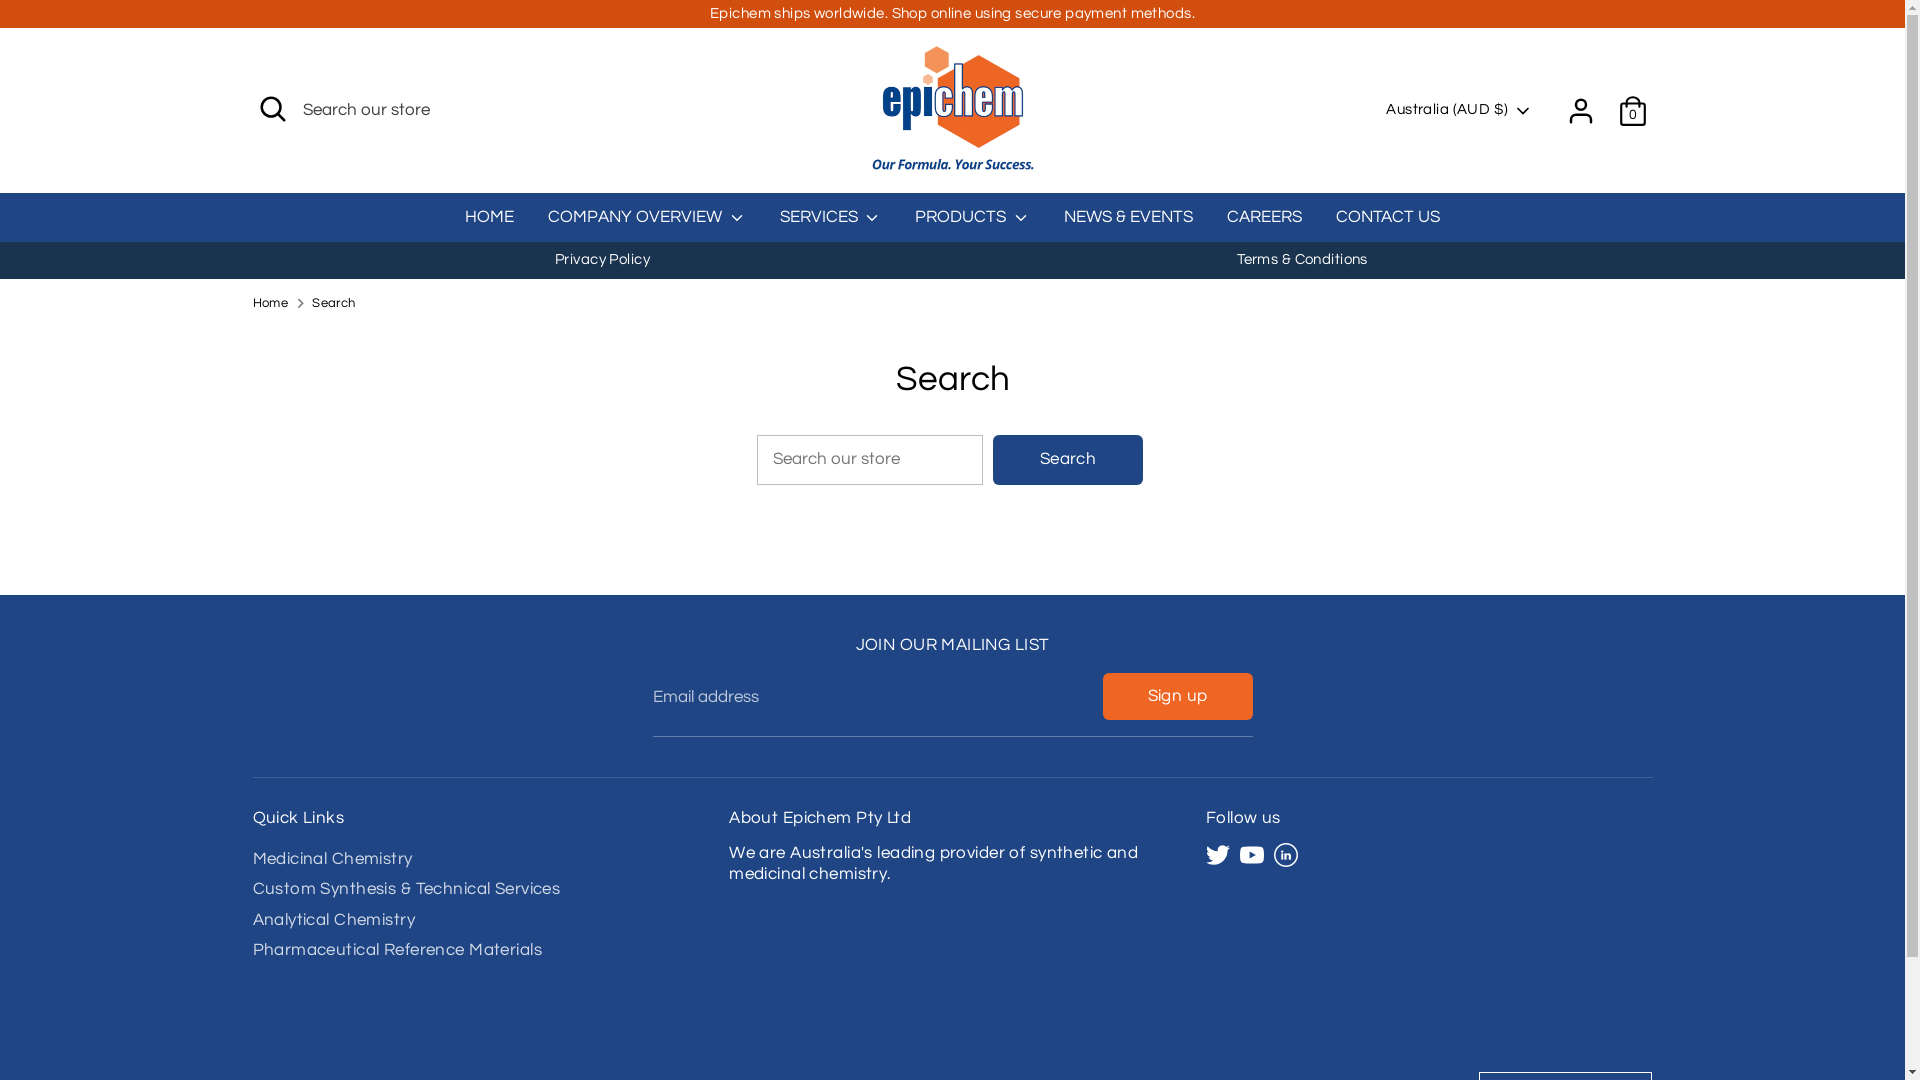  Describe the element at coordinates (1632, 111) in the screenshot. I see `'0'` at that location.